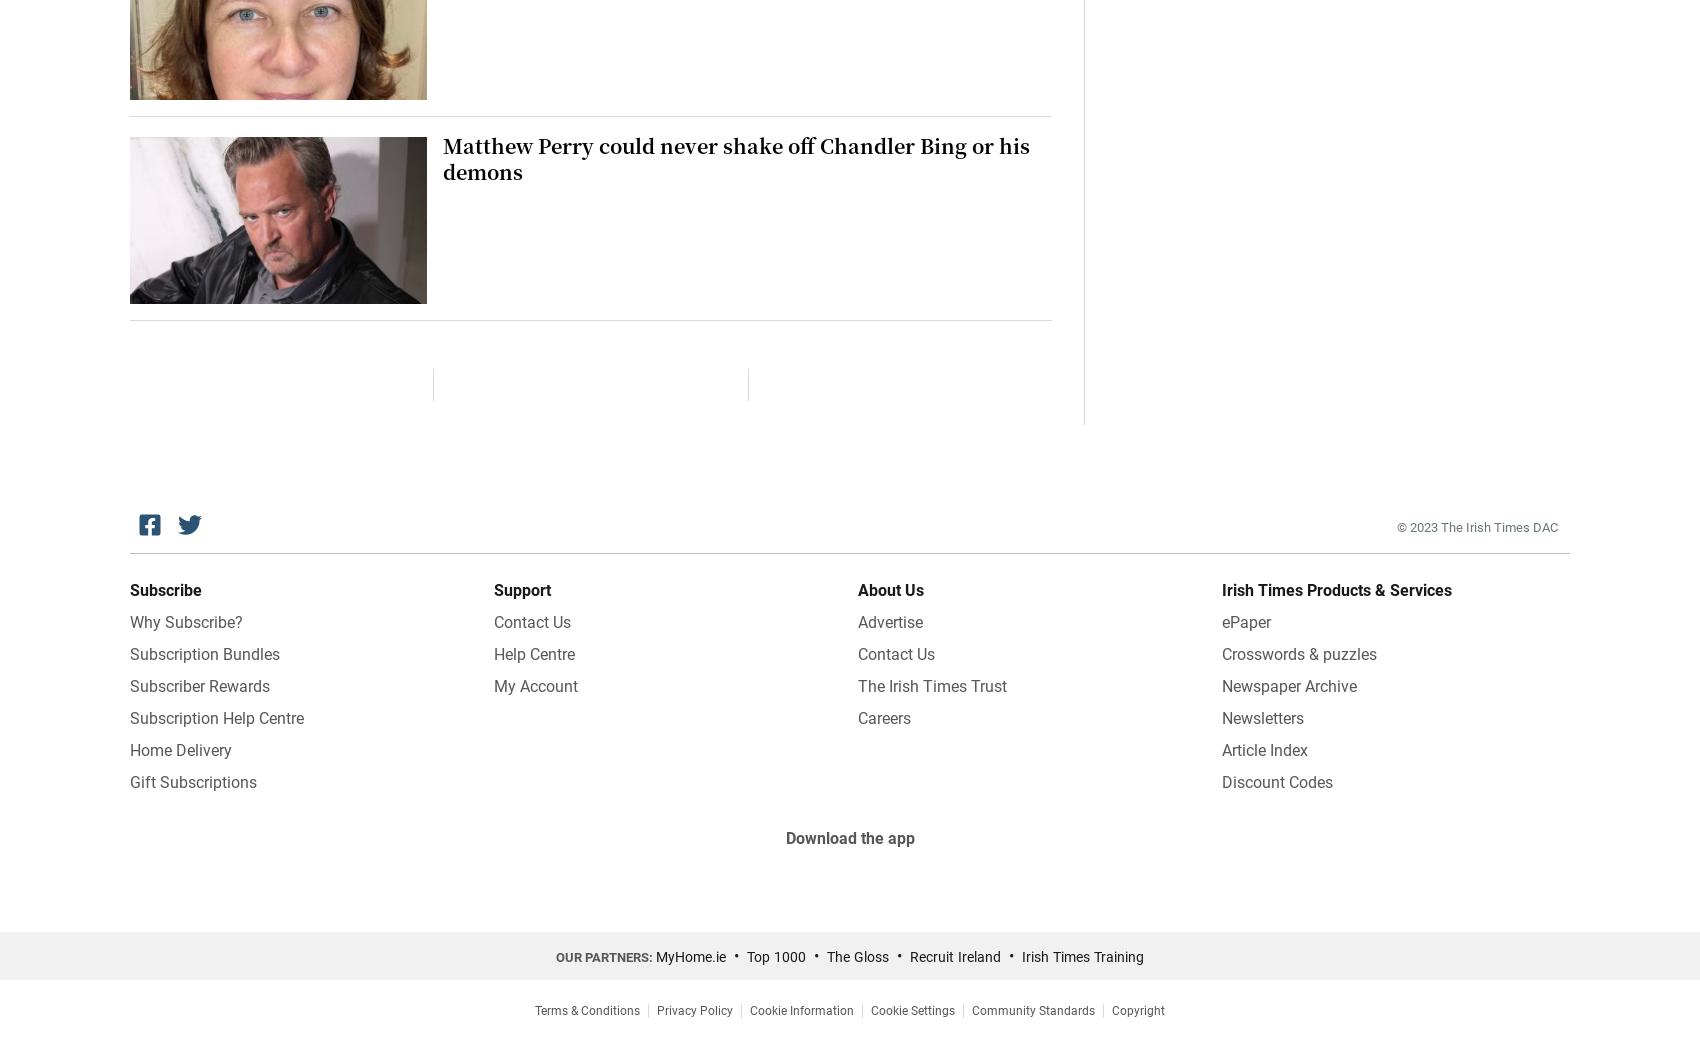  What do you see at coordinates (884, 717) in the screenshot?
I see `'Careers'` at bounding box center [884, 717].